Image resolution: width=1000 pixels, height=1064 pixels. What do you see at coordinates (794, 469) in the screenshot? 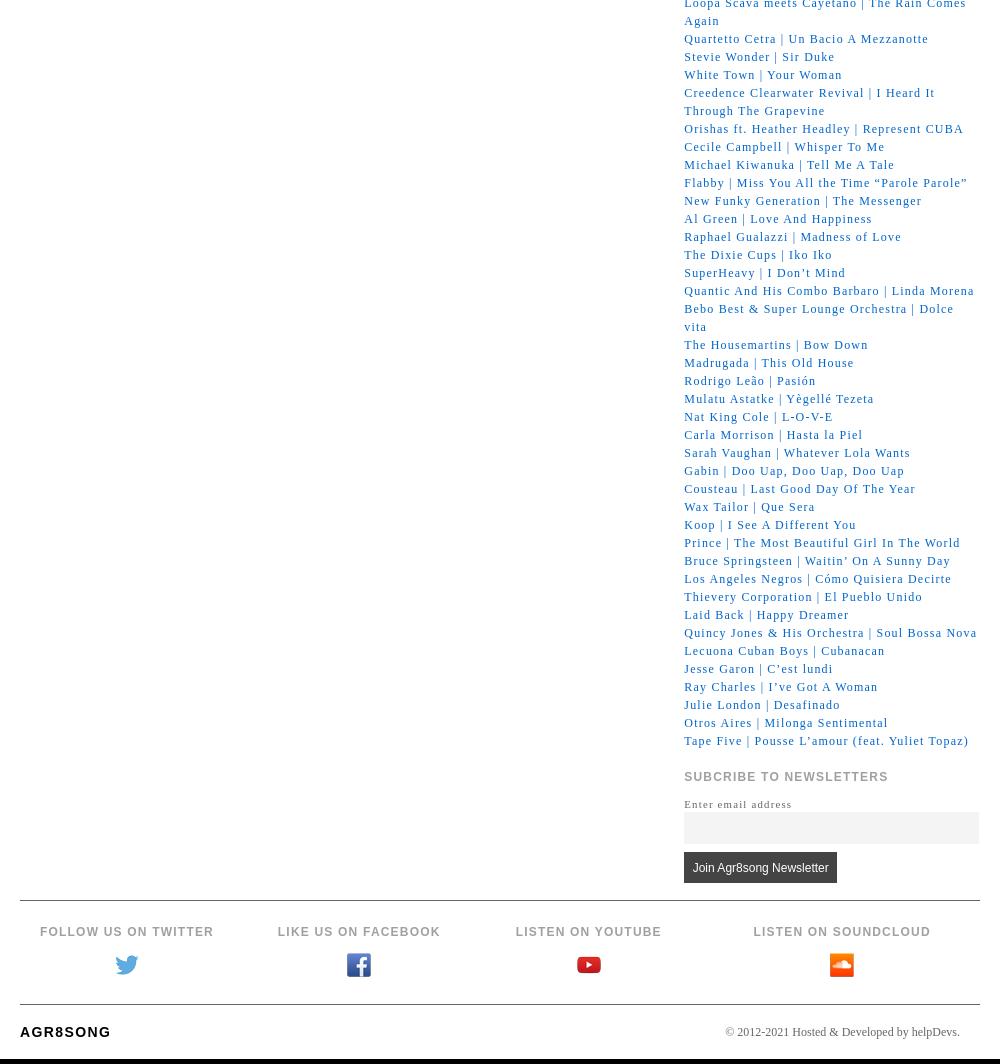
I see `'Gabin | Doo Uap, Doo Uap, Doo Uap'` at bounding box center [794, 469].